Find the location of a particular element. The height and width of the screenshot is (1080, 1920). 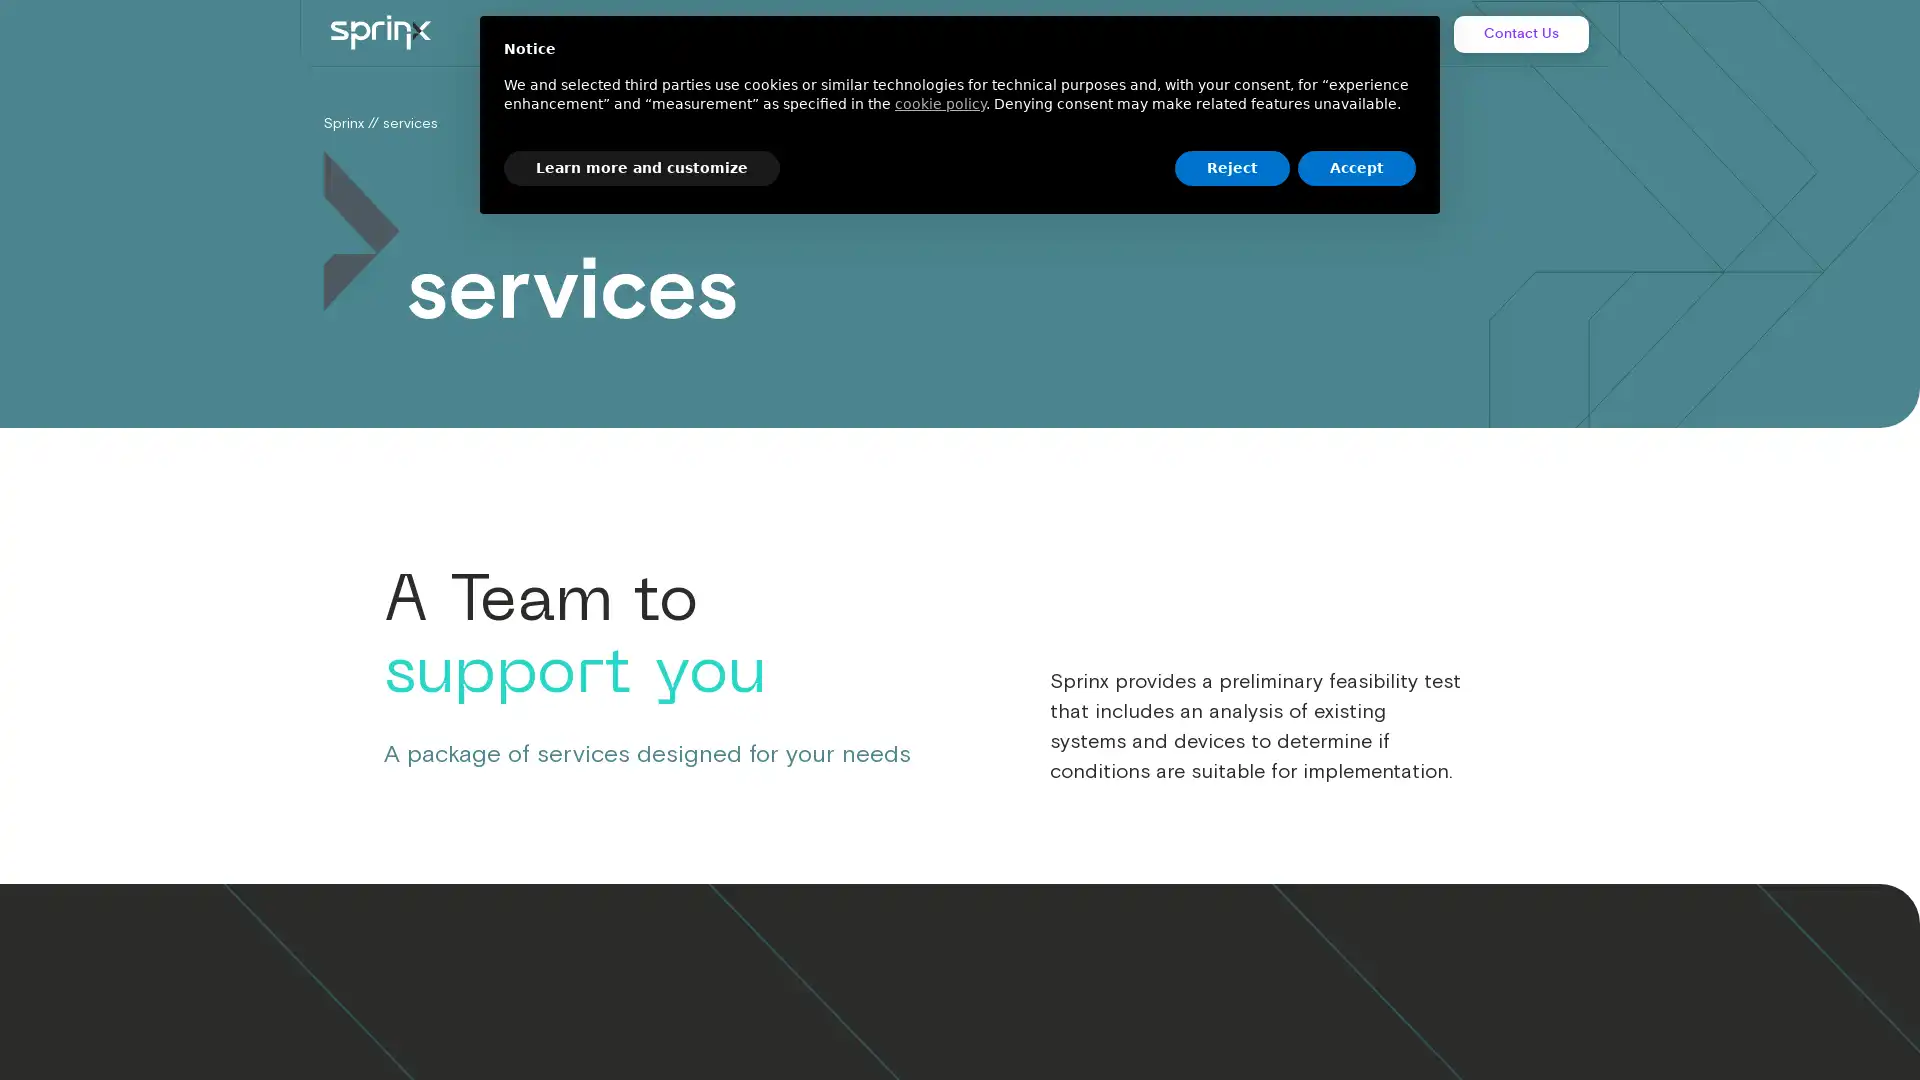

Learn more and customize is located at coordinates (642, 167).